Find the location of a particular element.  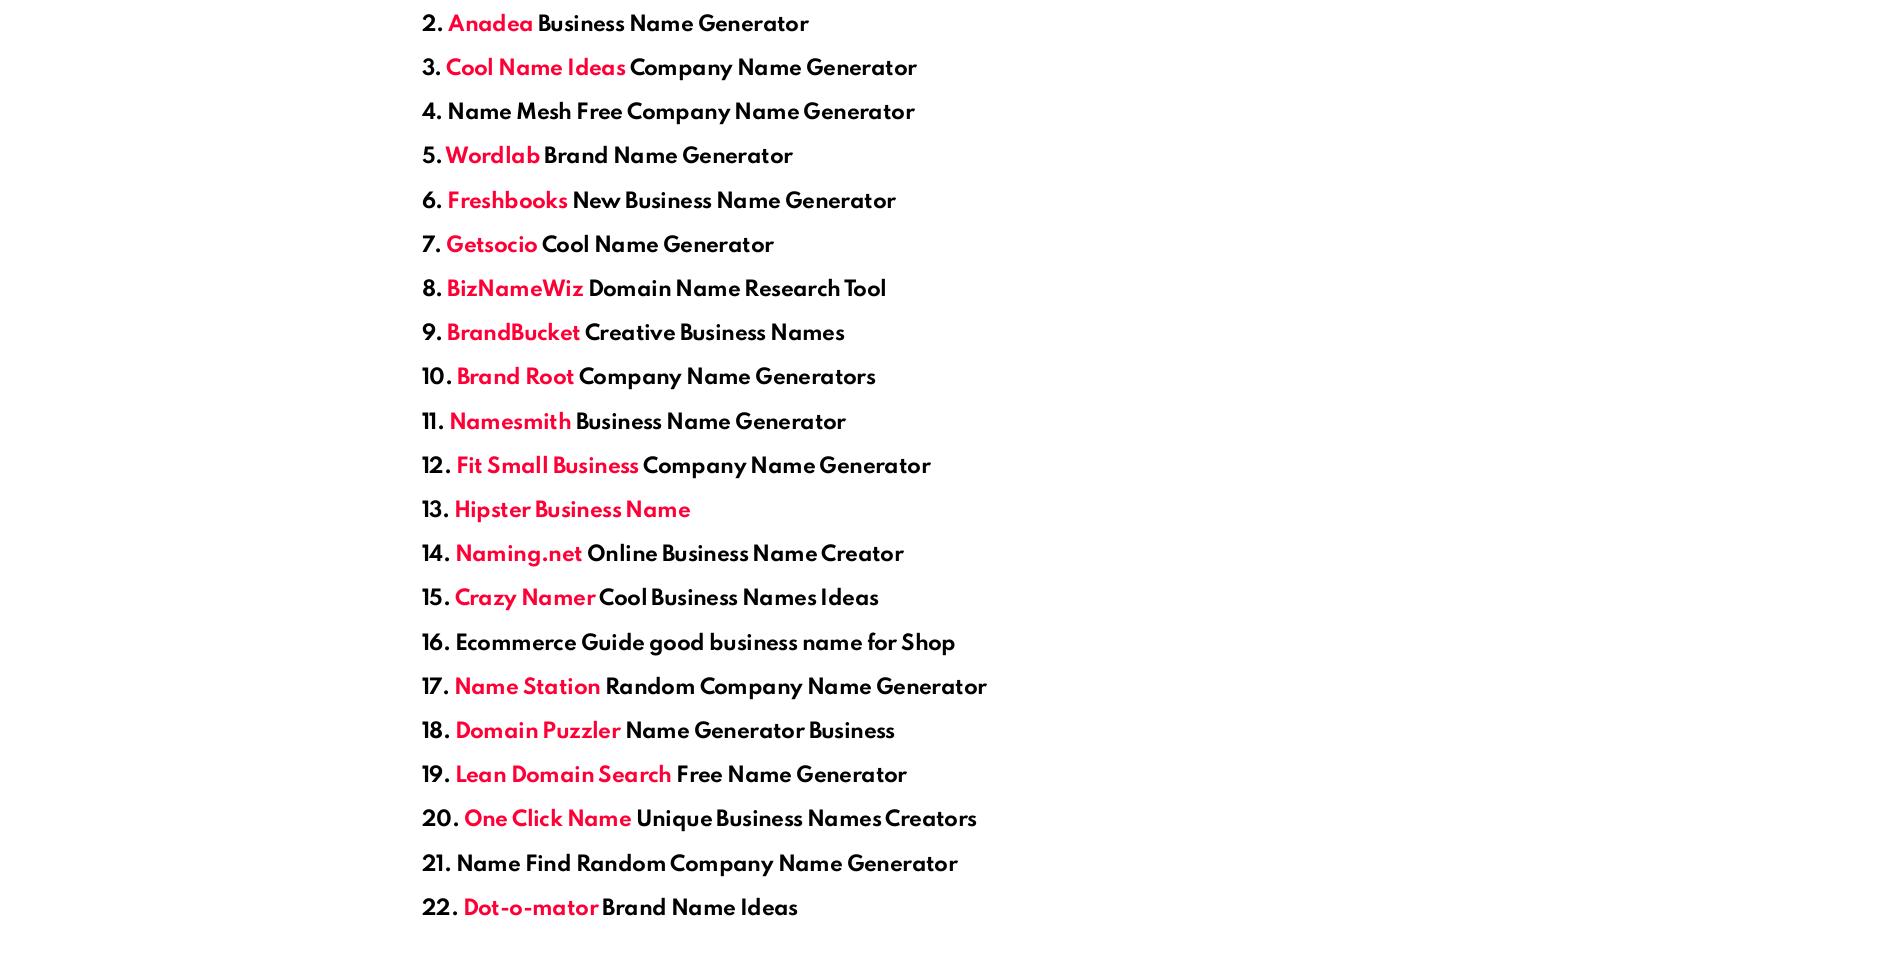

'21.' is located at coordinates (437, 862).